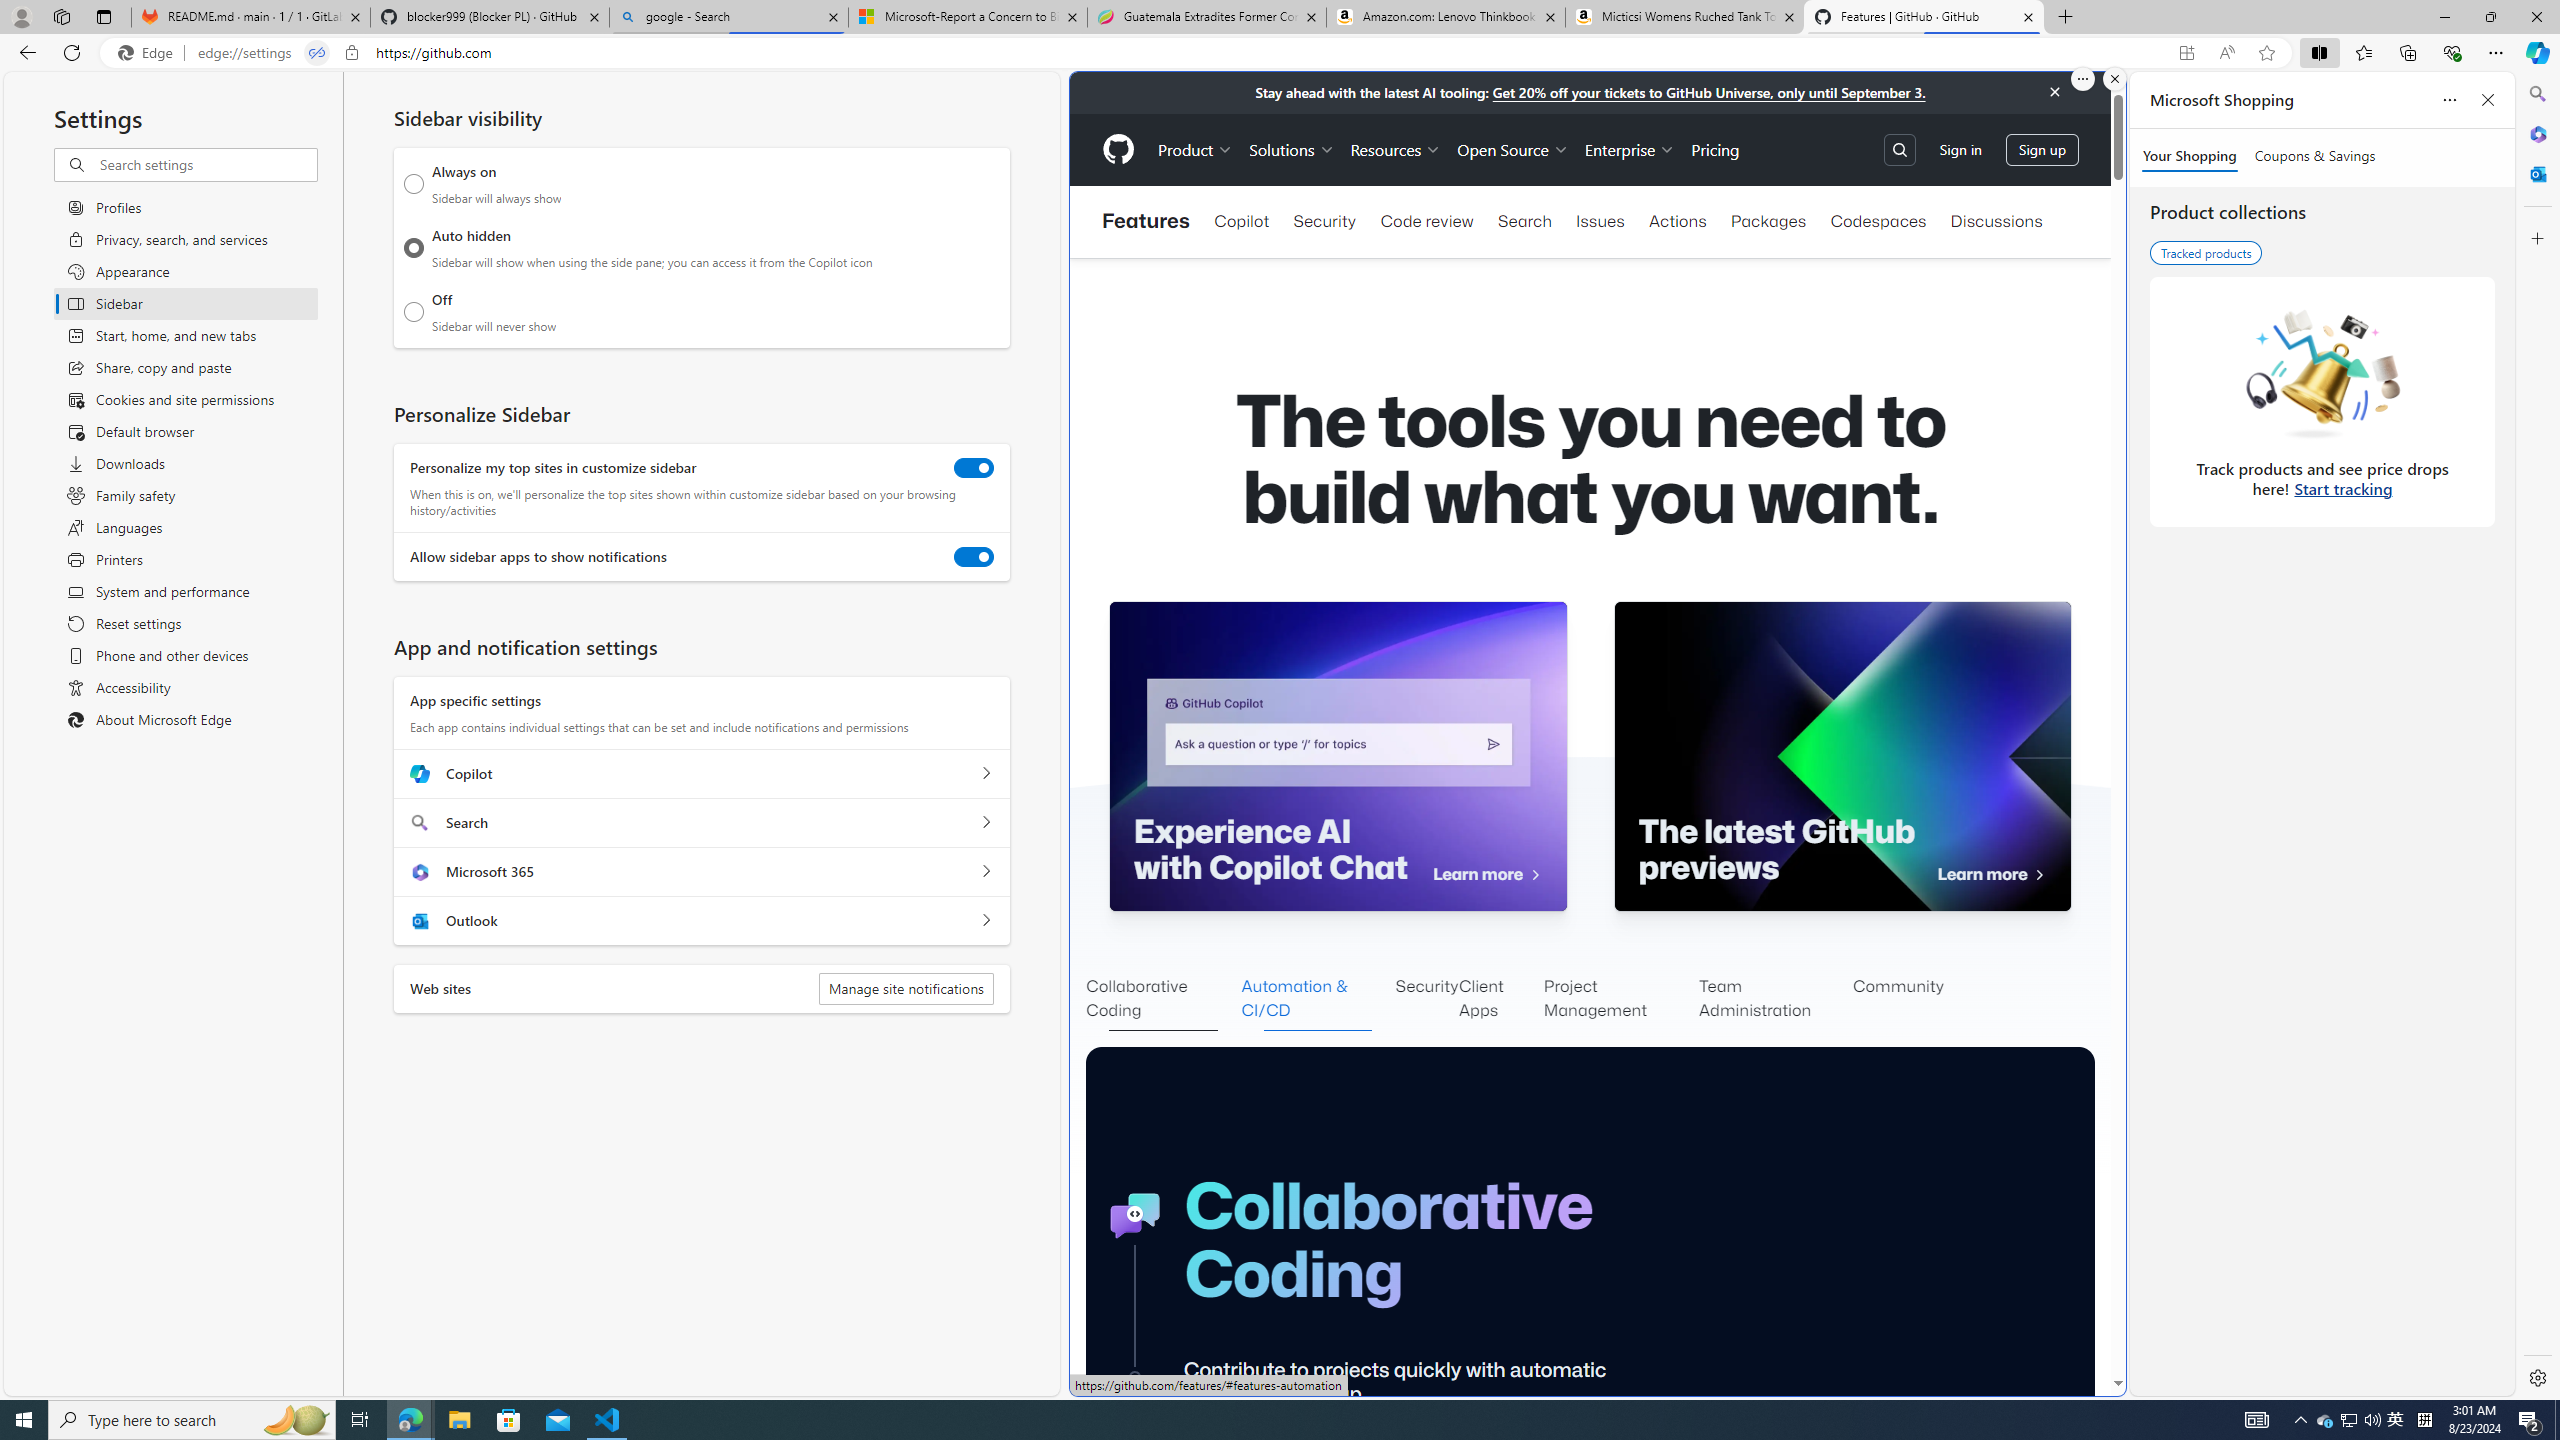 The image size is (2560, 1440). Describe the element at coordinates (1512, 149) in the screenshot. I see `'Open Source'` at that location.